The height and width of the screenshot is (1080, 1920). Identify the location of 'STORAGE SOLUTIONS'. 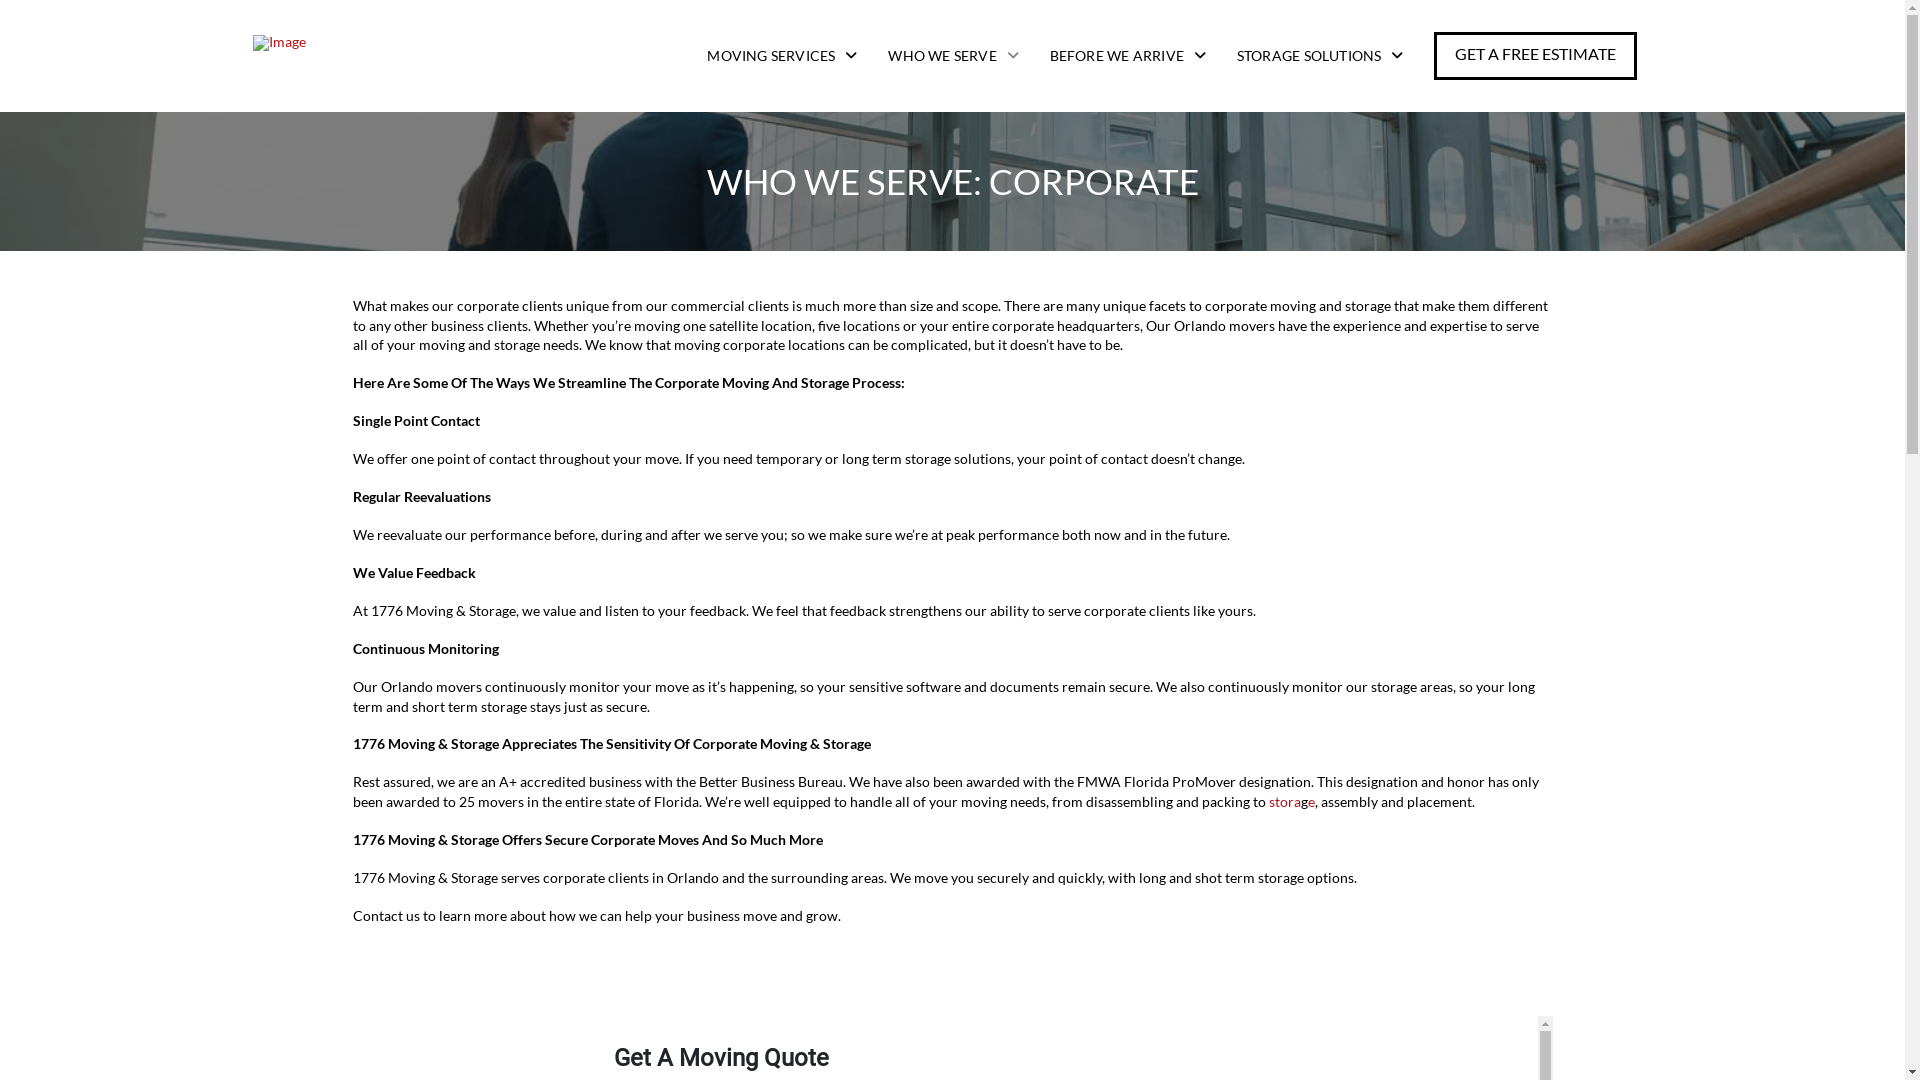
(1219, 55).